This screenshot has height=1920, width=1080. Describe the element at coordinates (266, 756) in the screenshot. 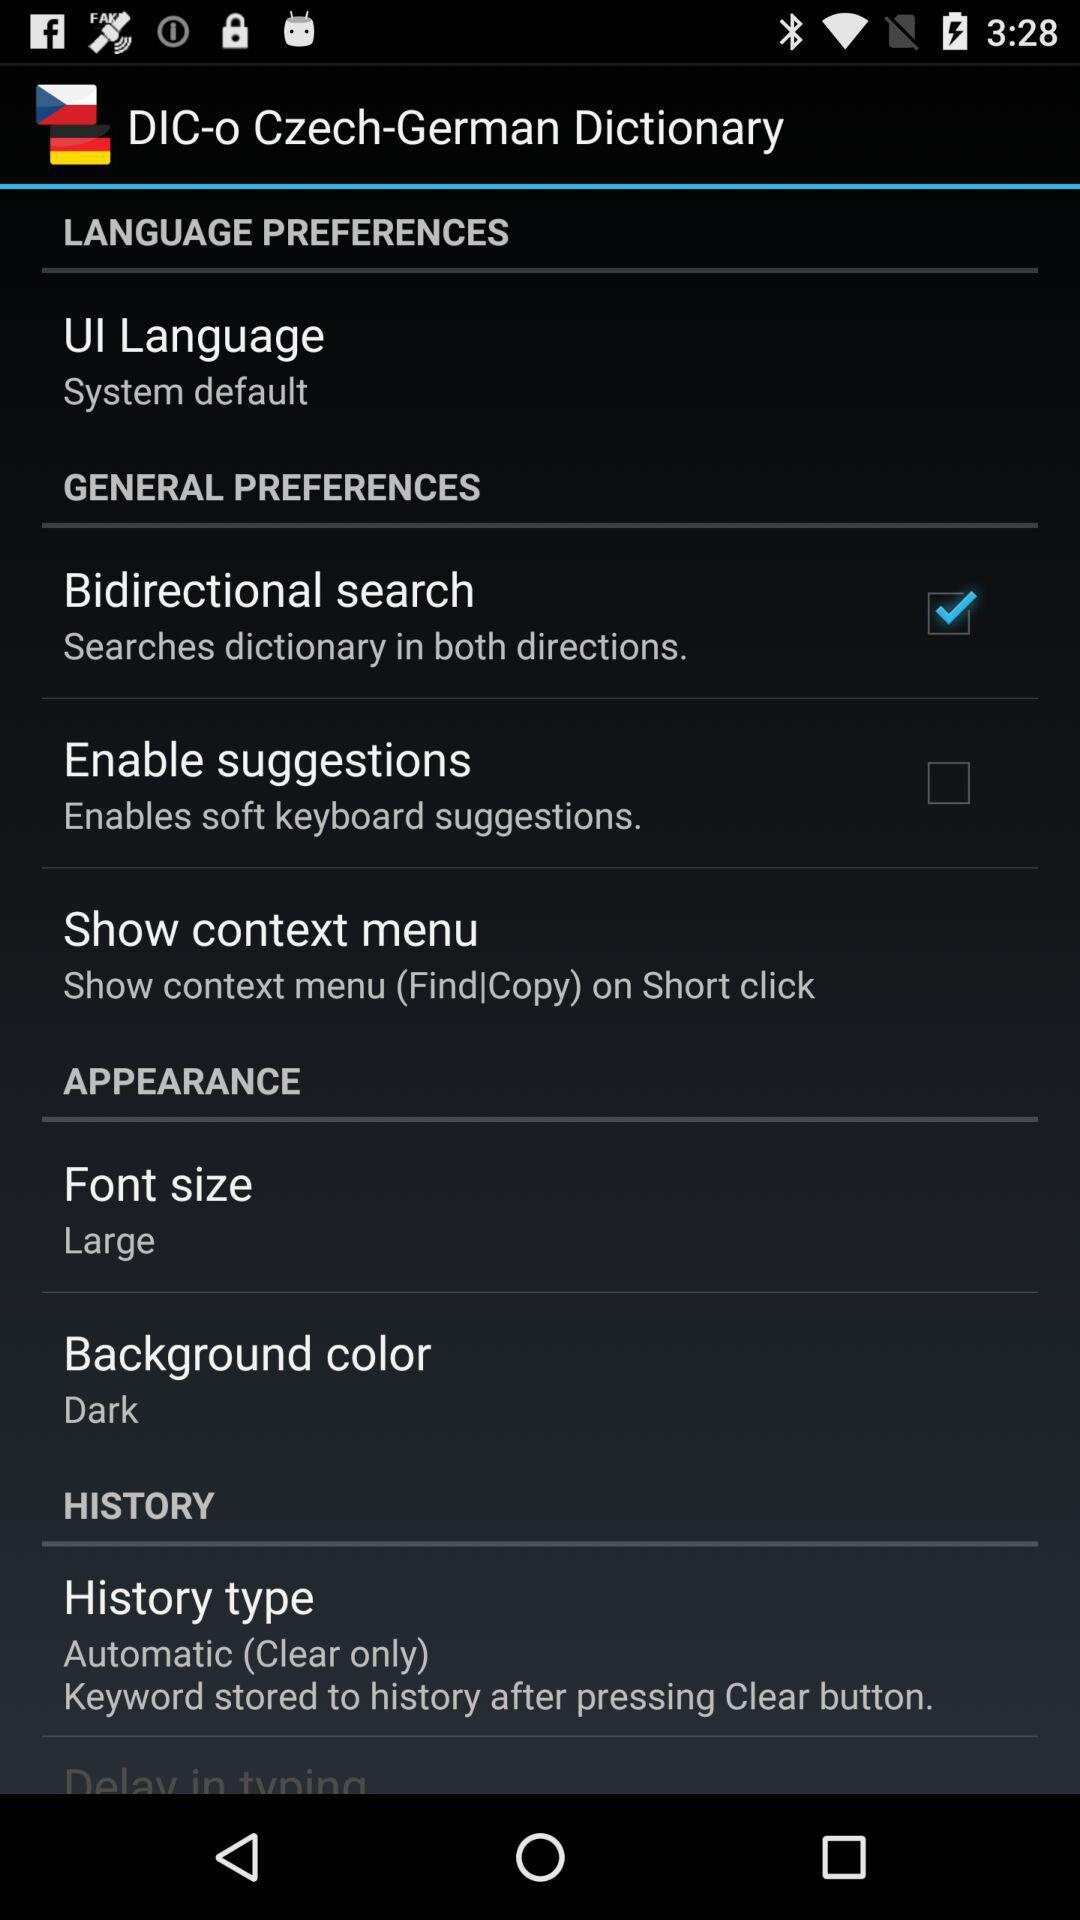

I see `the enable suggestions item` at that location.